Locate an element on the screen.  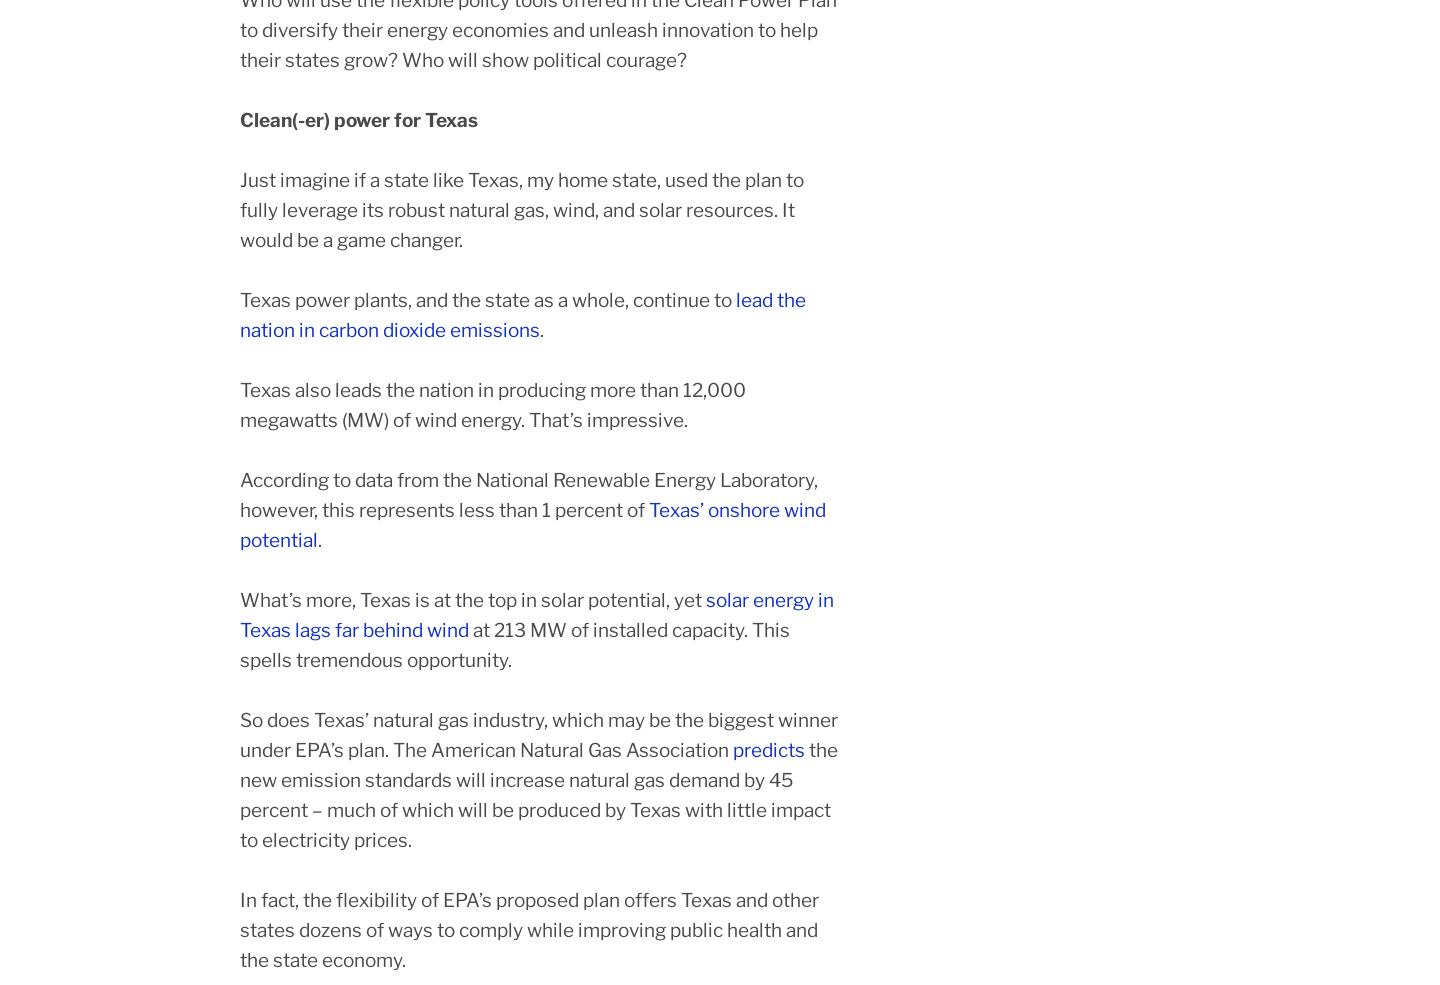
'News and updates' is located at coordinates (863, 744).